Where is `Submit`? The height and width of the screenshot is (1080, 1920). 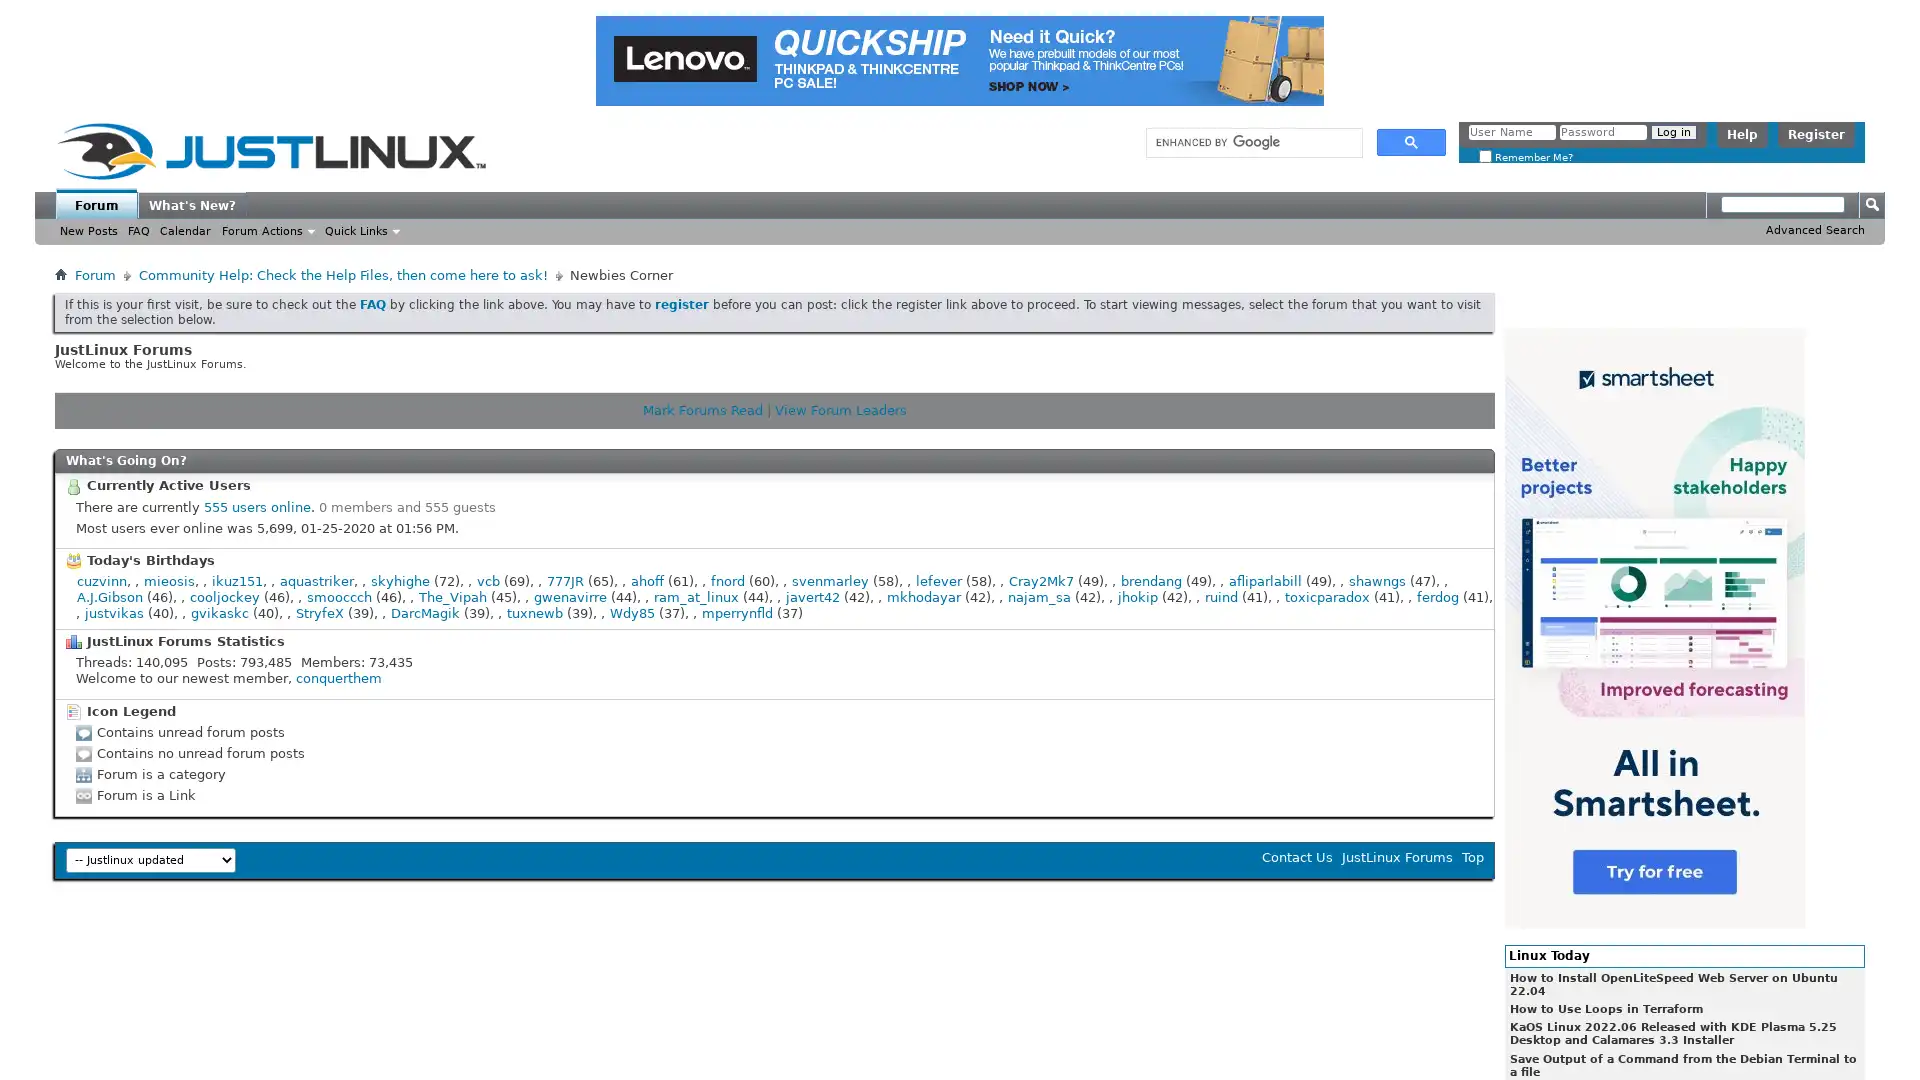
Submit is located at coordinates (1871, 204).